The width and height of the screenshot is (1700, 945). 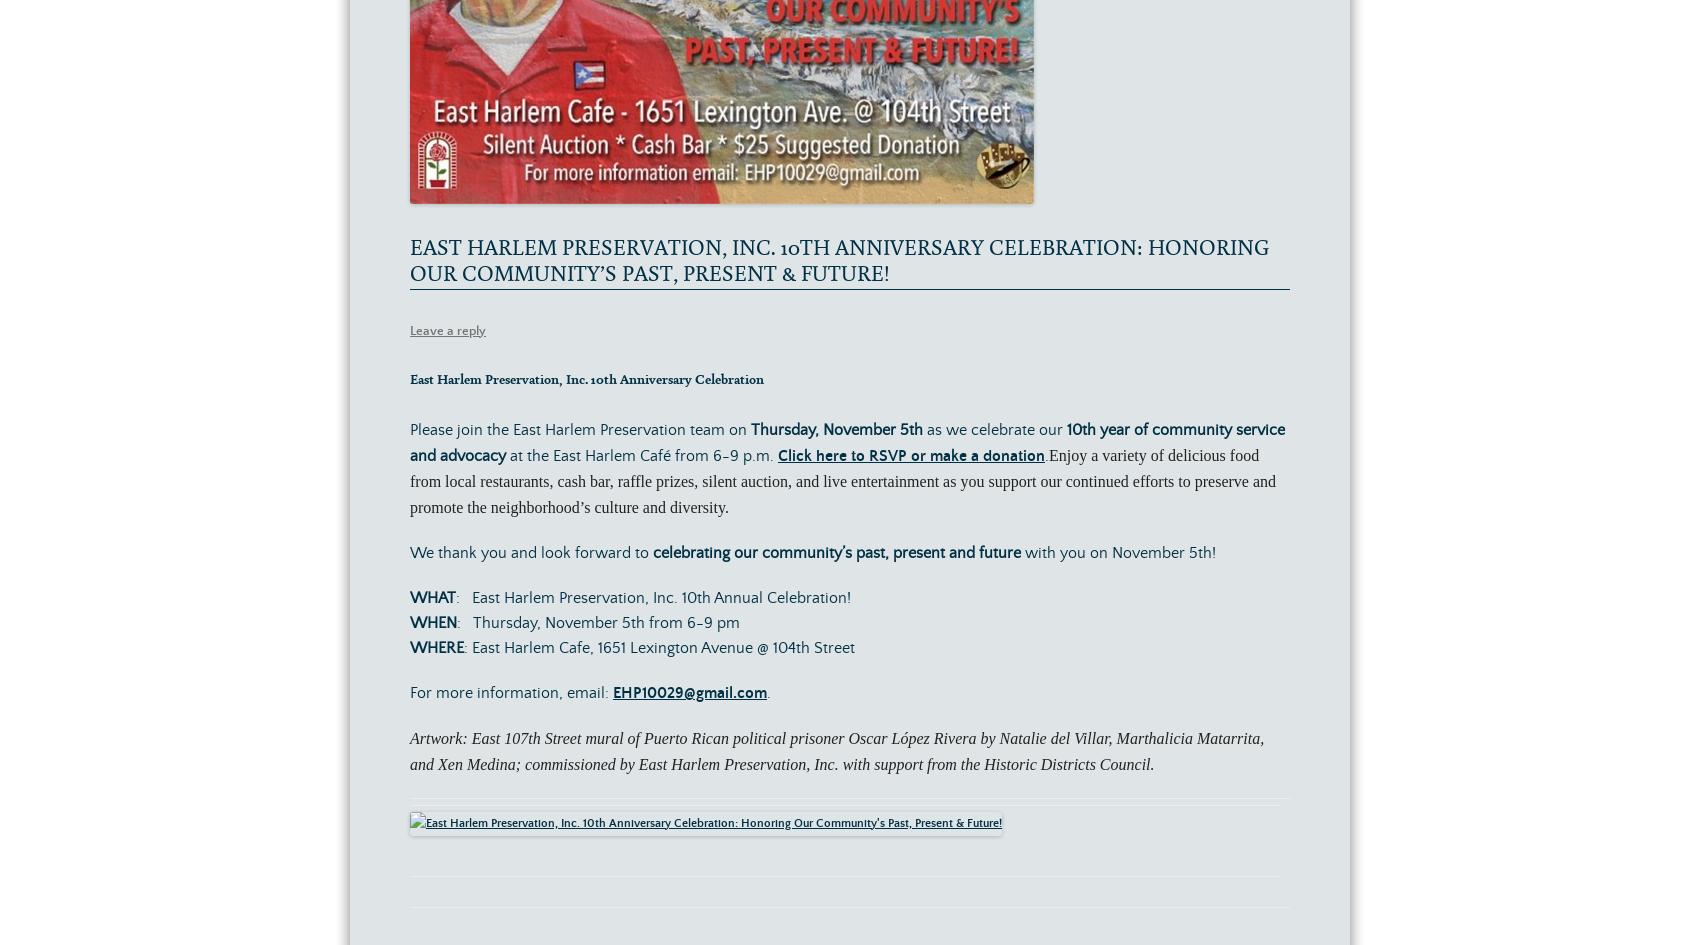 What do you see at coordinates (437, 646) in the screenshot?
I see `'WHERE'` at bounding box center [437, 646].